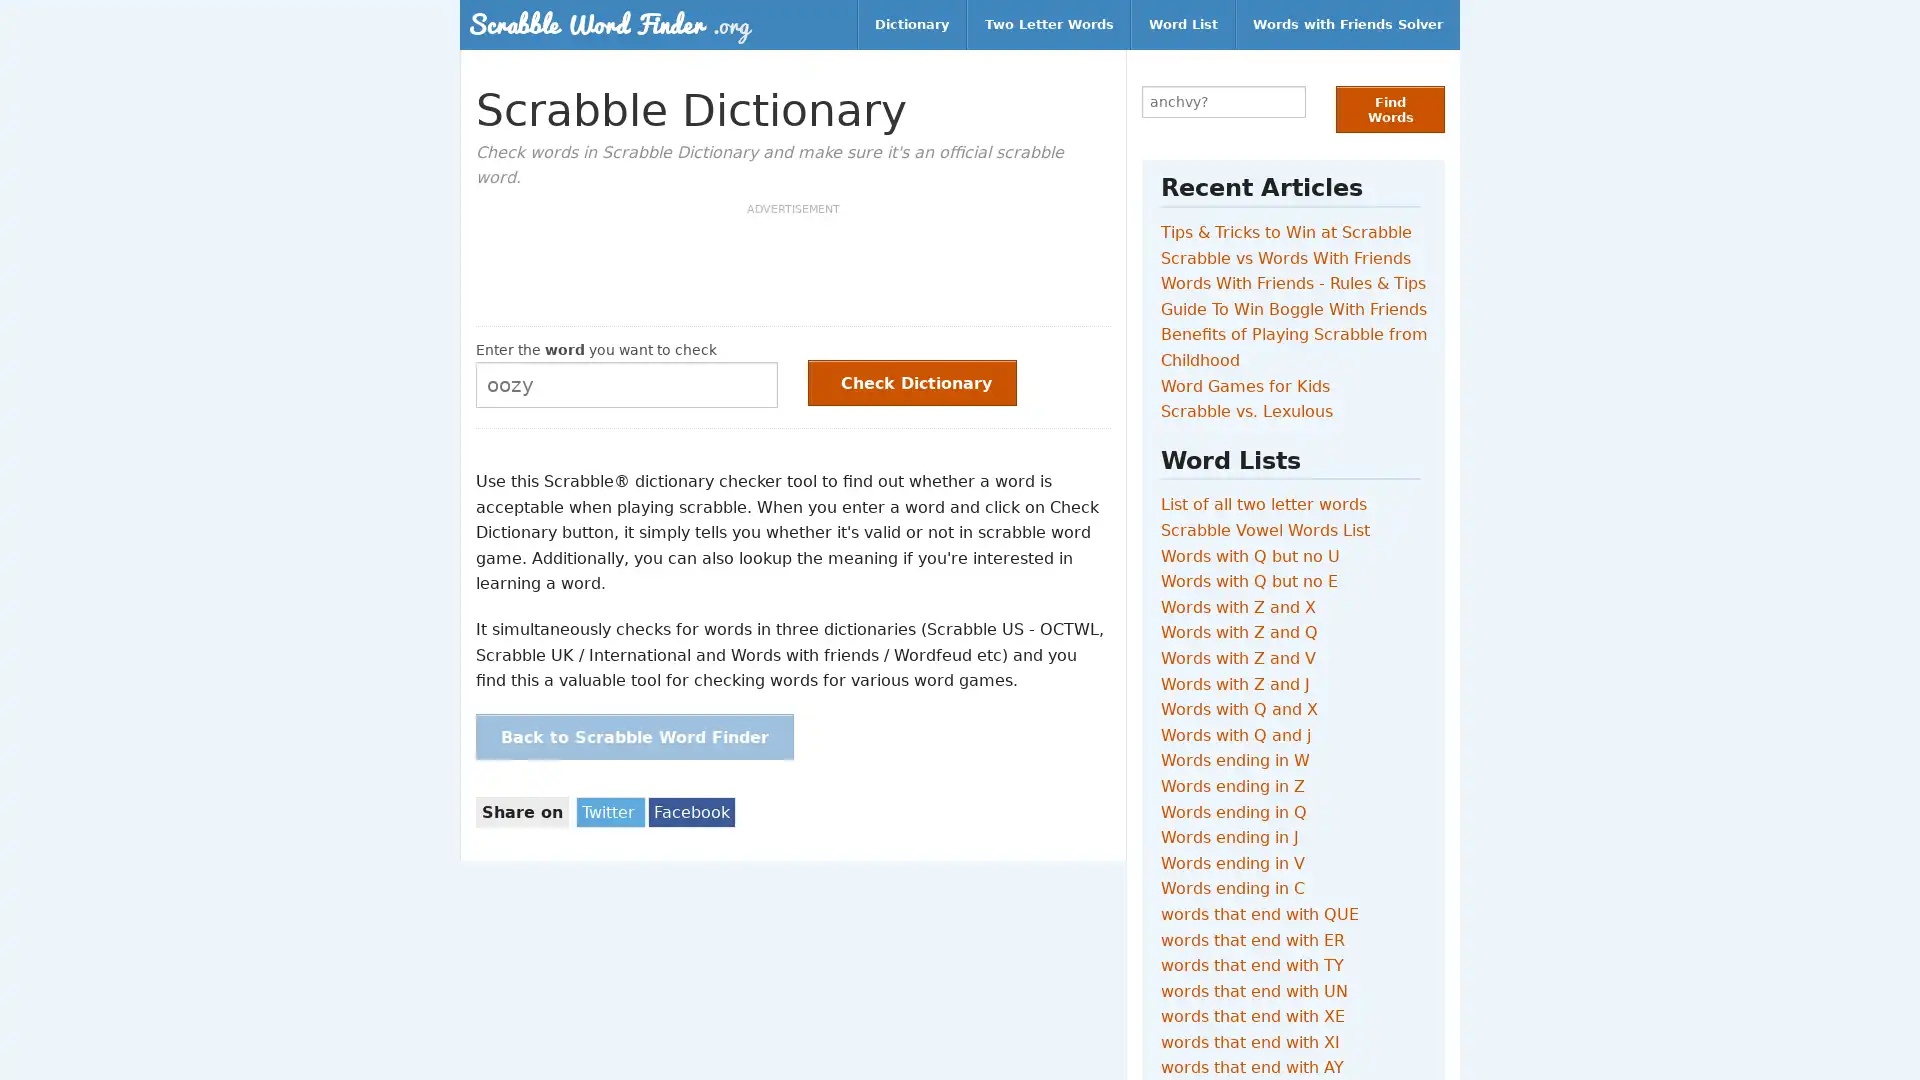 This screenshot has width=1920, height=1080. Describe the element at coordinates (1389, 109) in the screenshot. I see `Find Words` at that location.